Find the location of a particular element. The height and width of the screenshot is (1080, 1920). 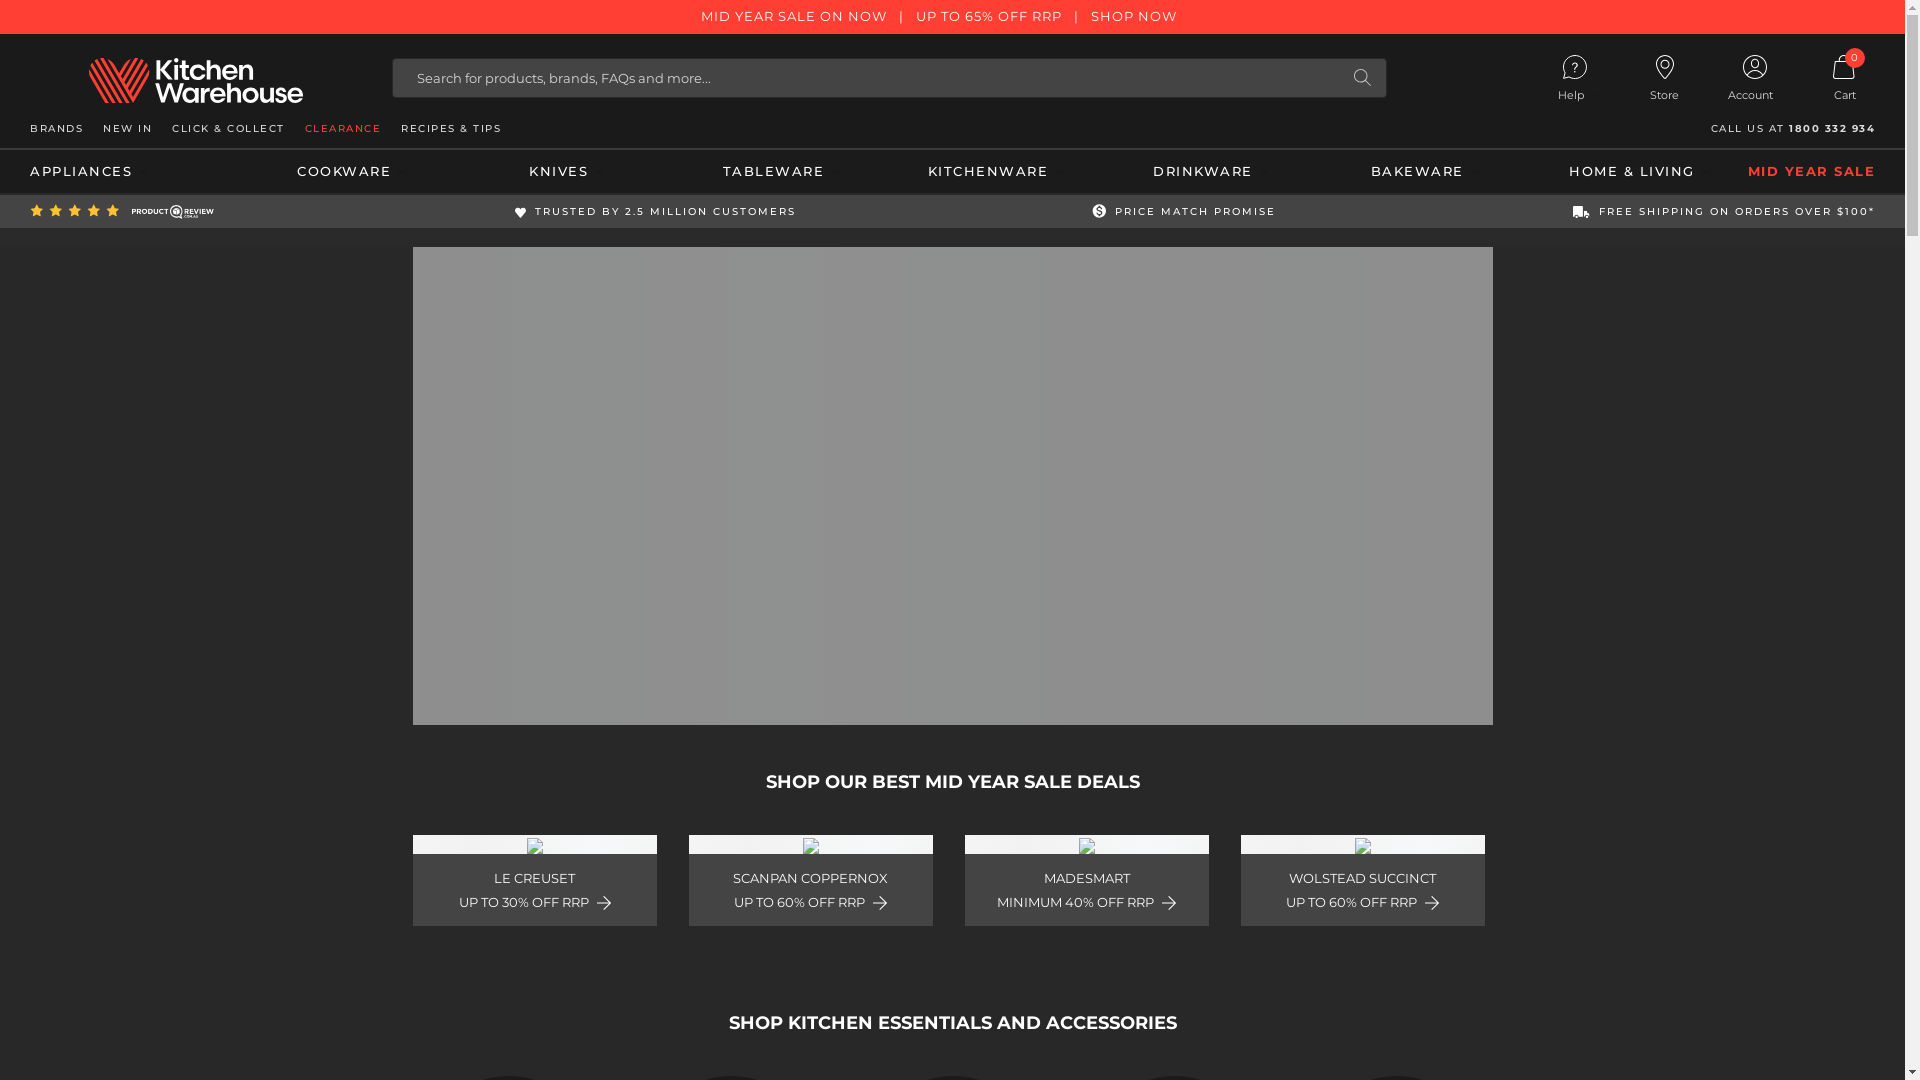

'Account is located at coordinates (1754, 80).